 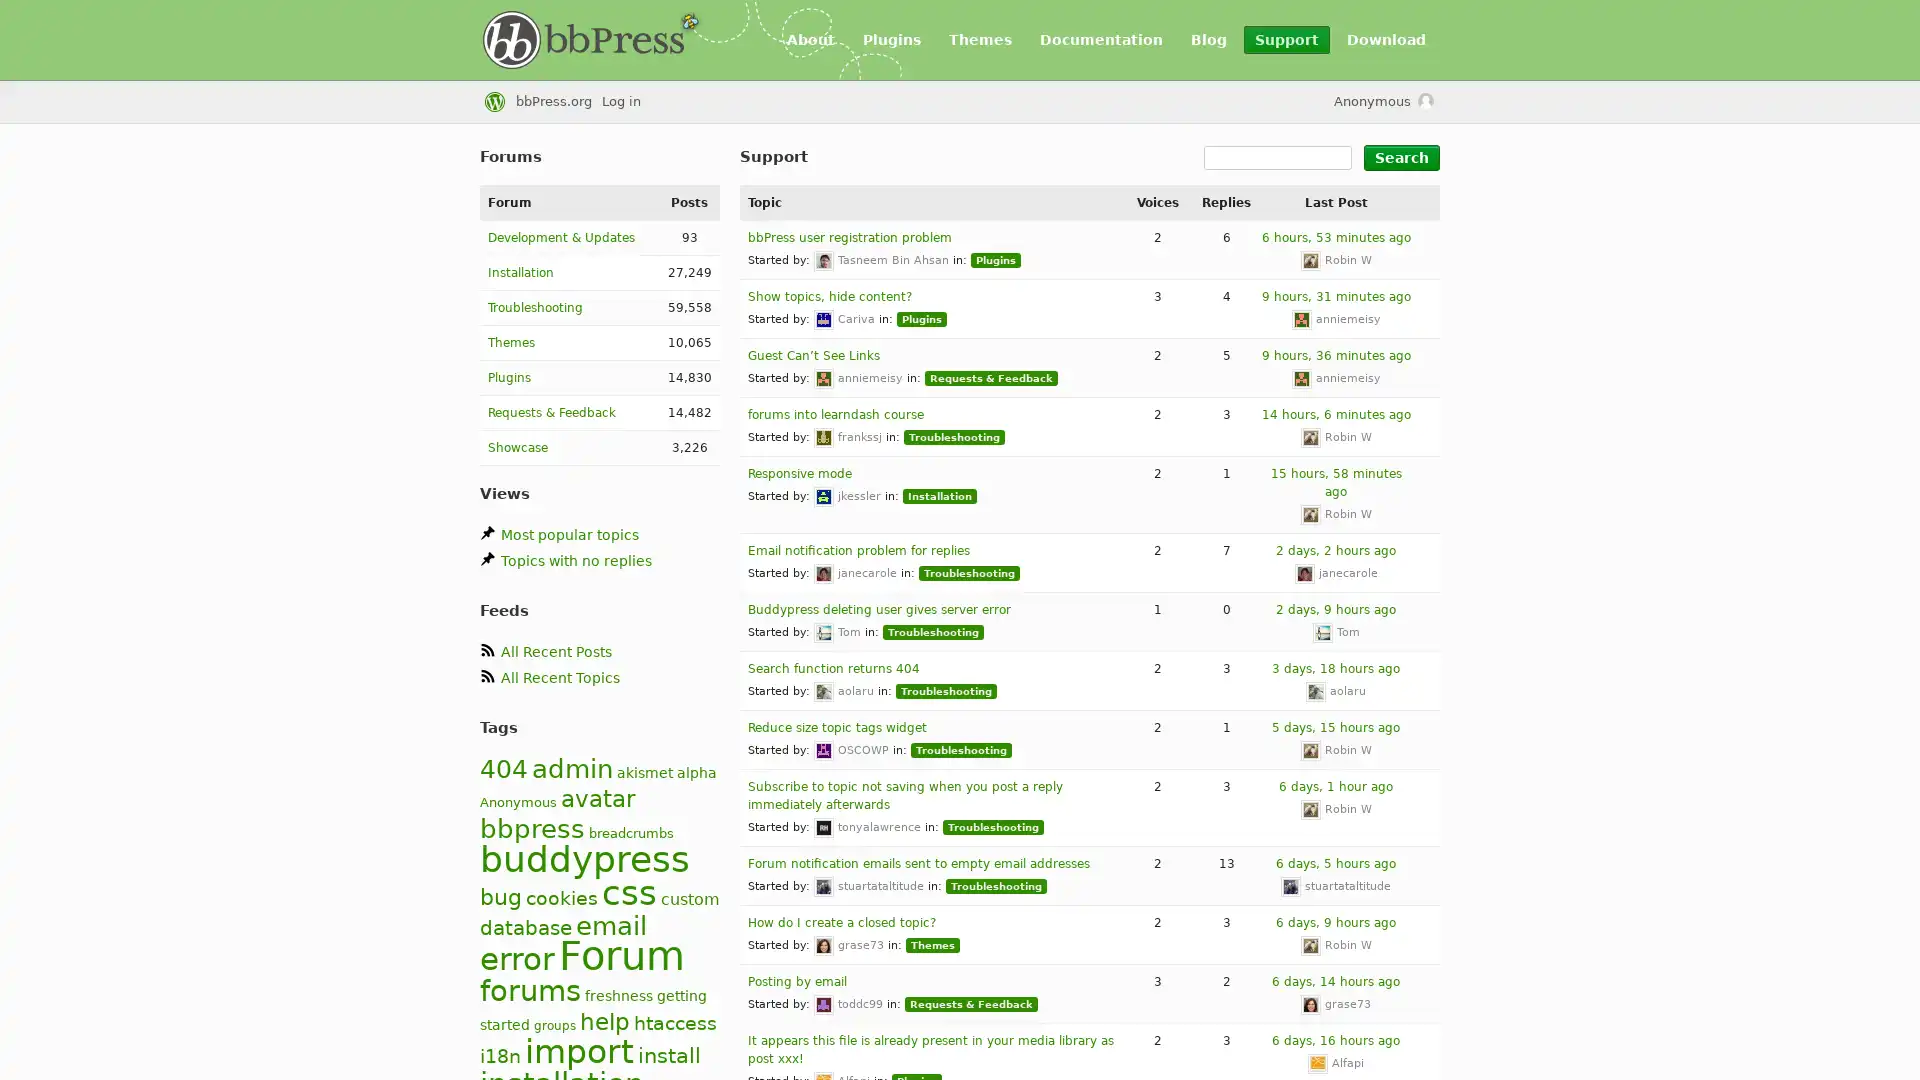 What do you see at coordinates (1400, 157) in the screenshot?
I see `Search` at bounding box center [1400, 157].